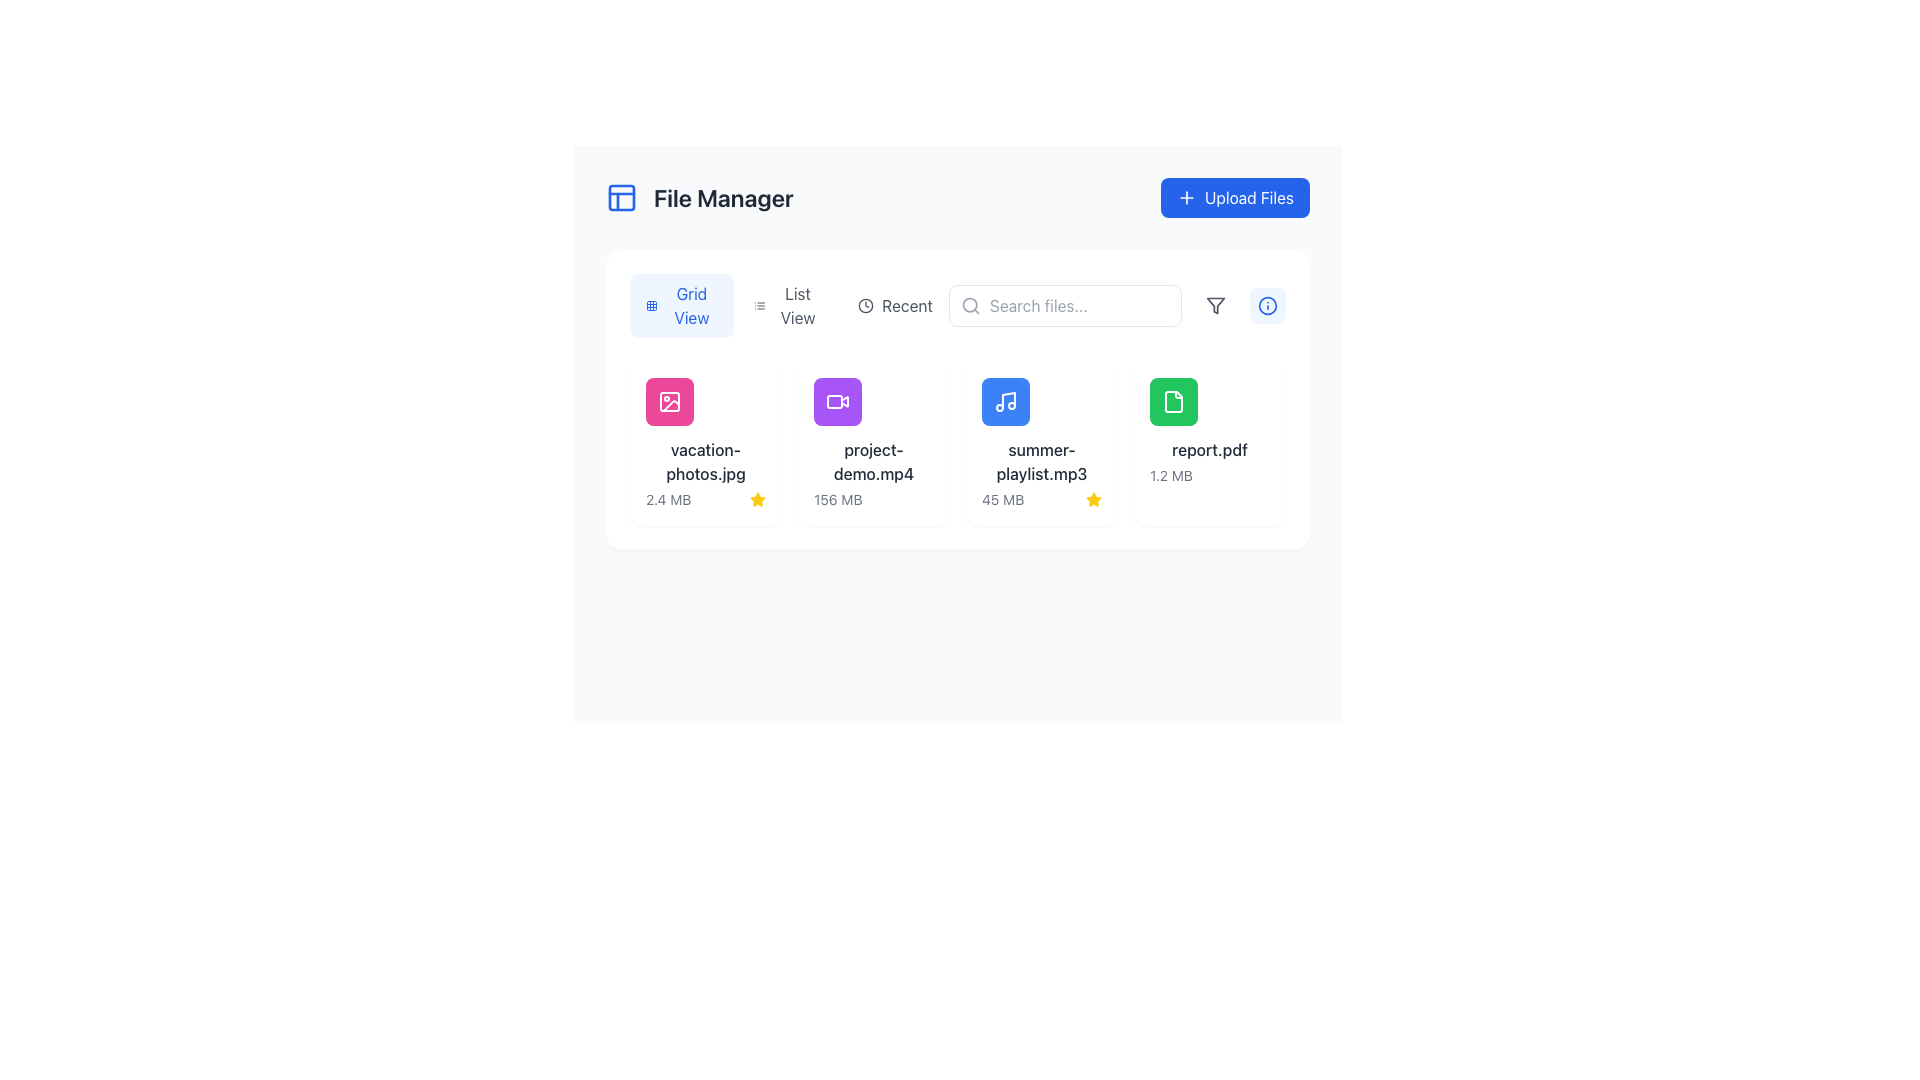  Describe the element at coordinates (844, 401) in the screenshot. I see `the play triangle icon representing the video playback functionality located in the second card of the grid for the video file 'project-demo.mp4'` at that location.